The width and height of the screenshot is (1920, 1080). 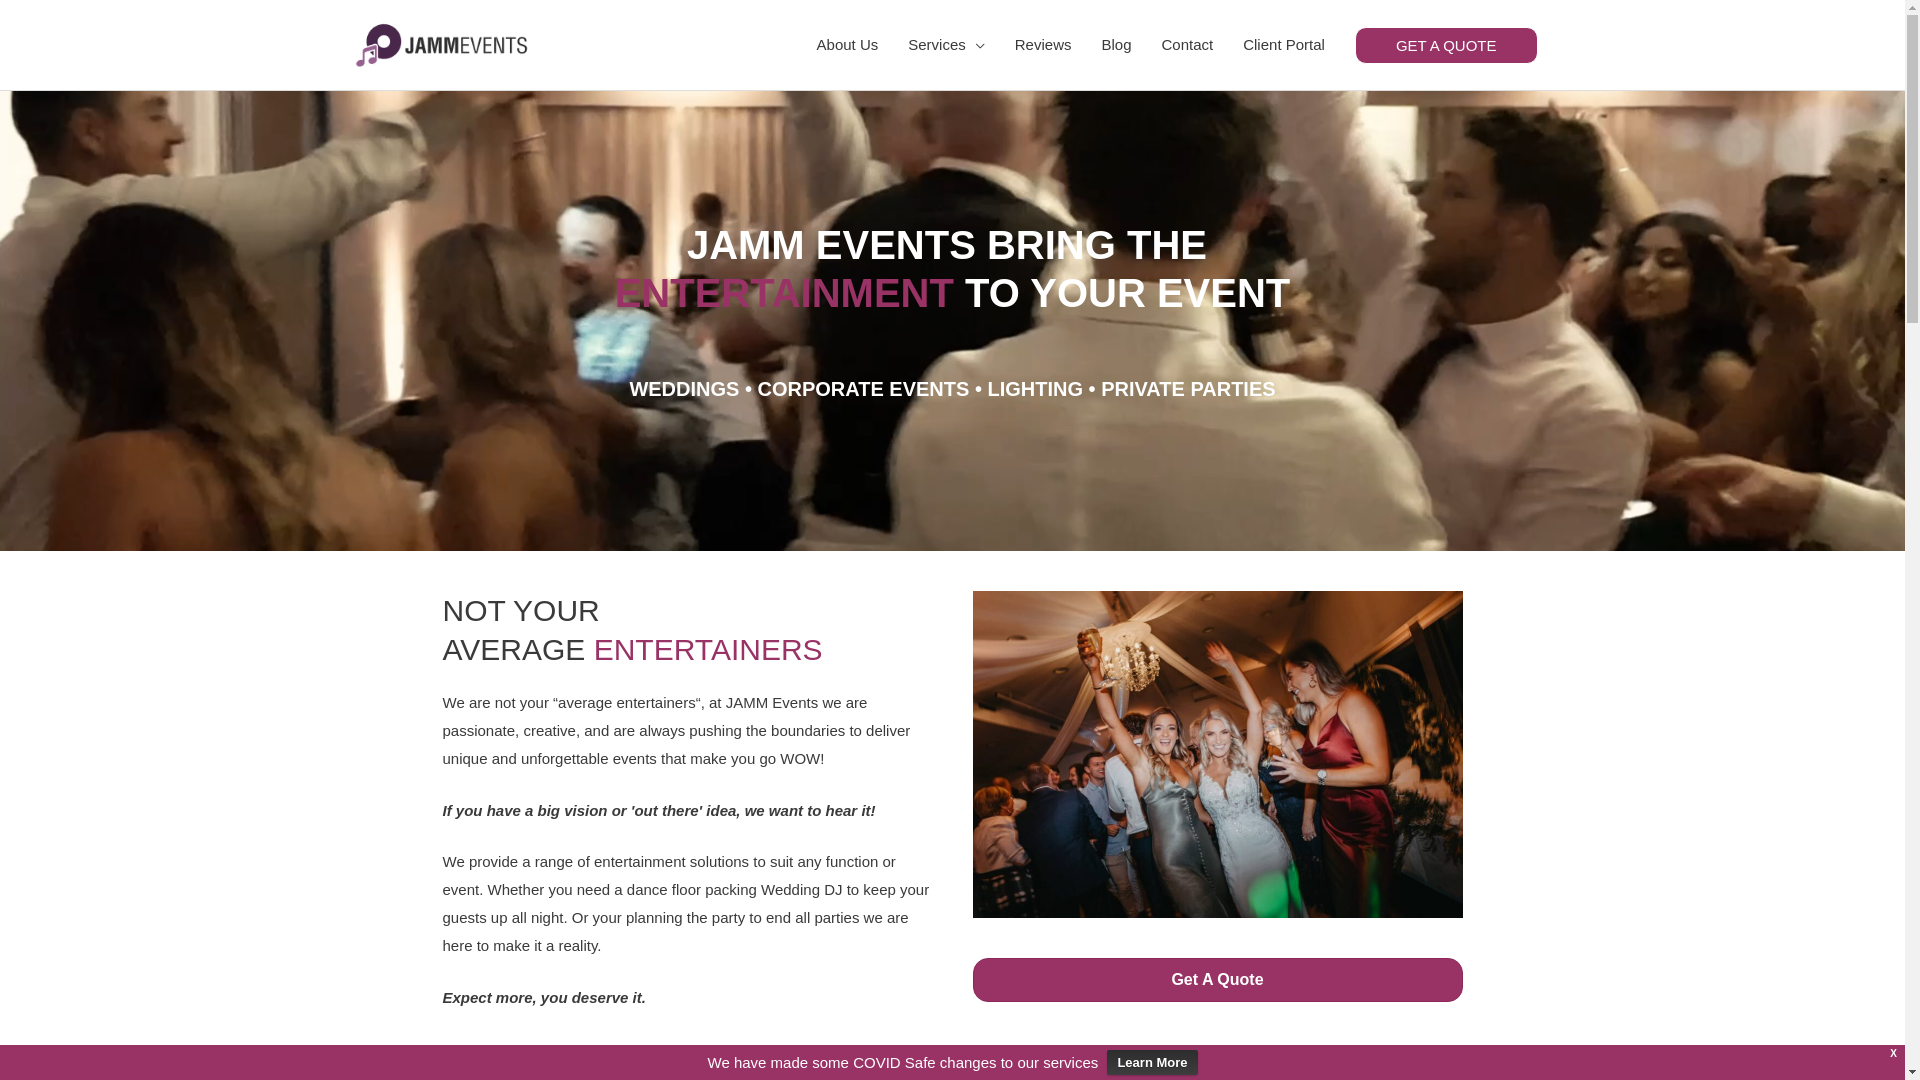 I want to click on 'Learn More', so click(x=1152, y=1061).